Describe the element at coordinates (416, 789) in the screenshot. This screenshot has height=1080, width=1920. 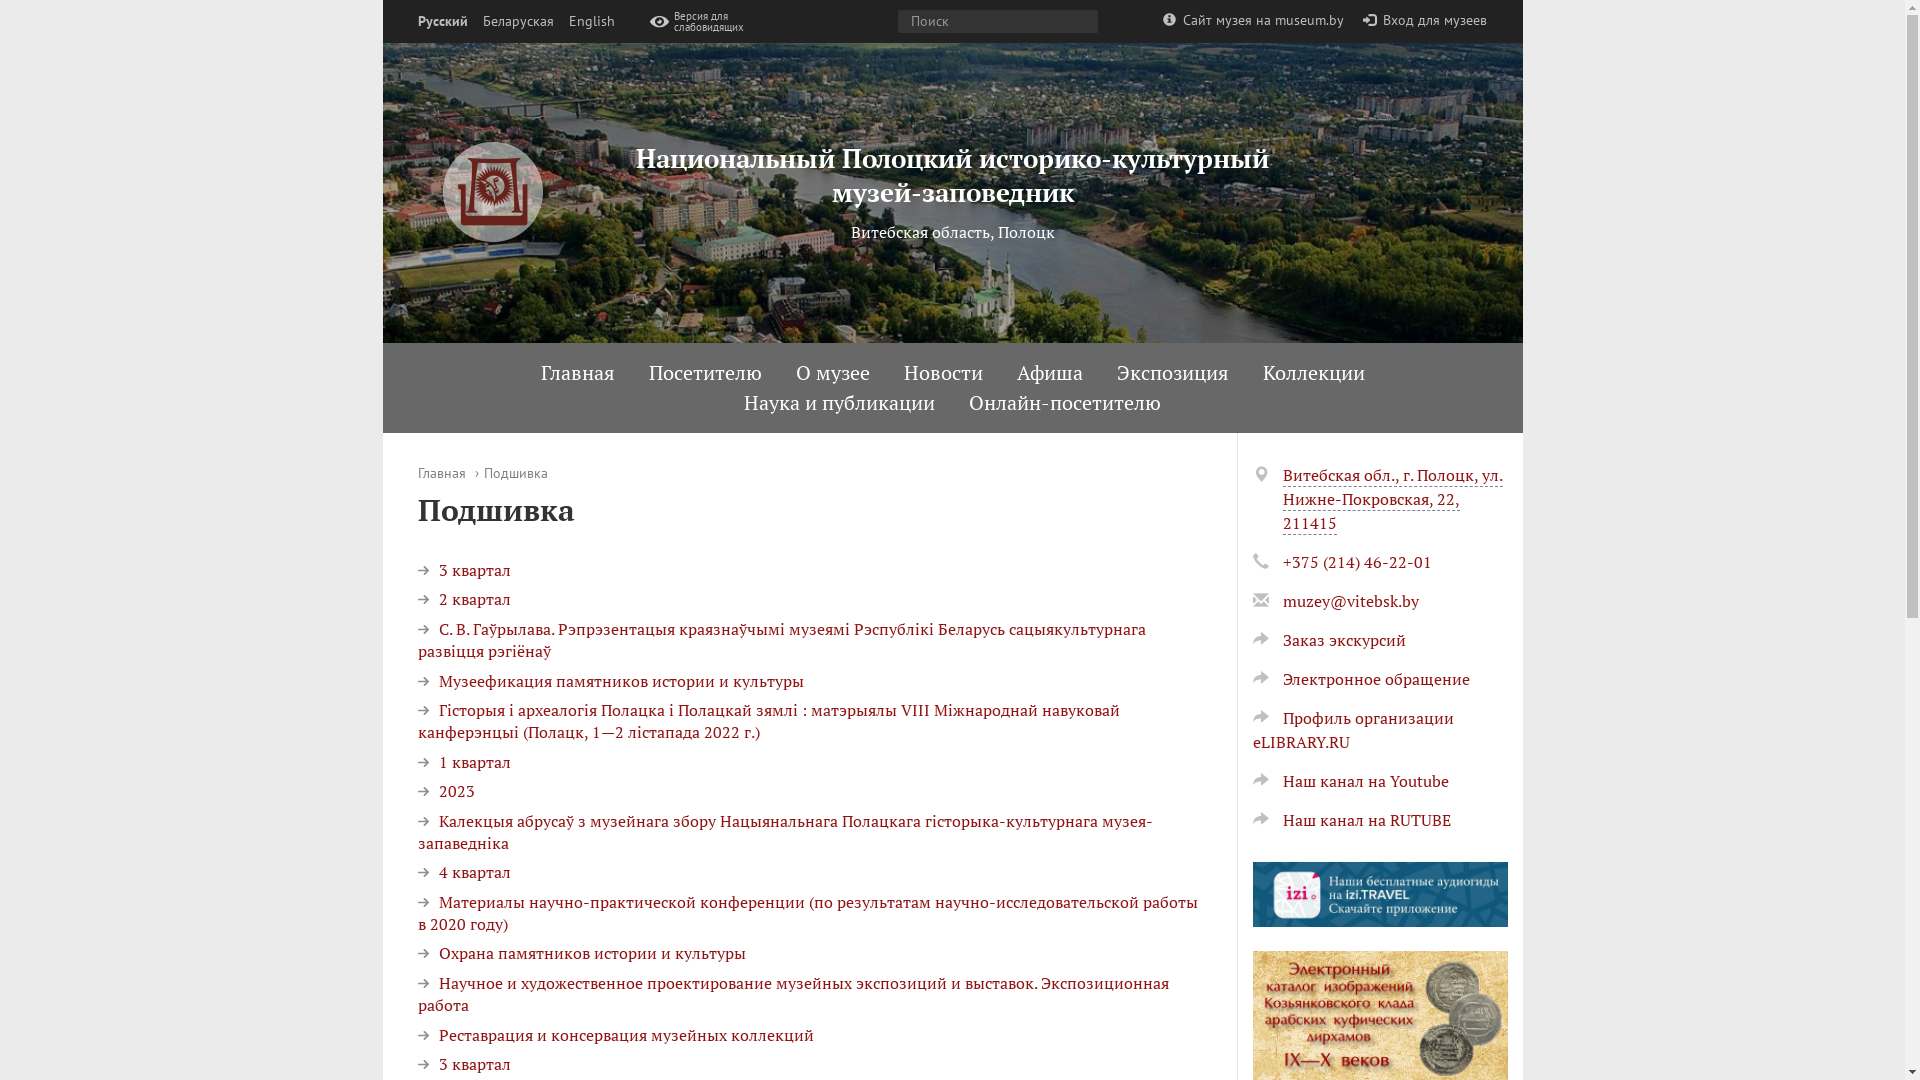
I see `'2023'` at that location.